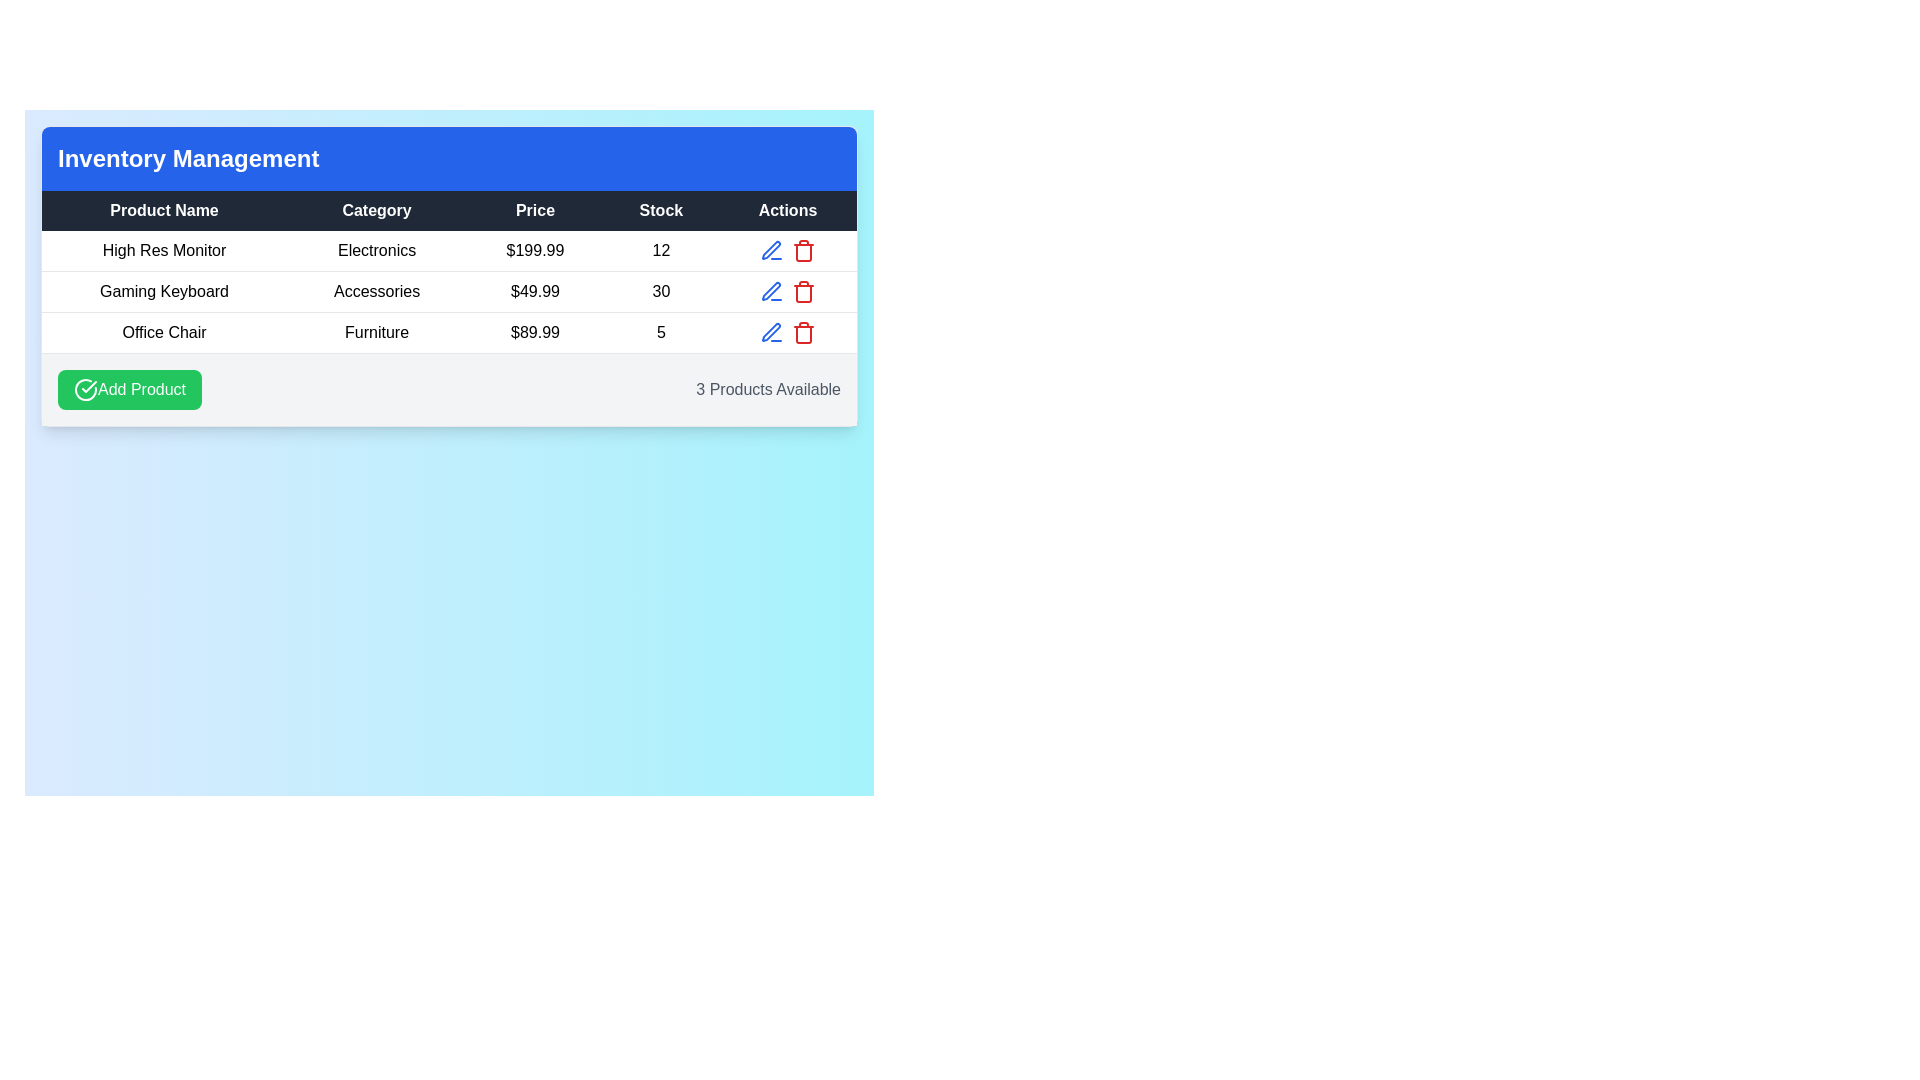 This screenshot has height=1080, width=1920. I want to click on the text label 'Office Chair' located in the first position of the third row under the 'Product Name' column in the table, so click(164, 331).